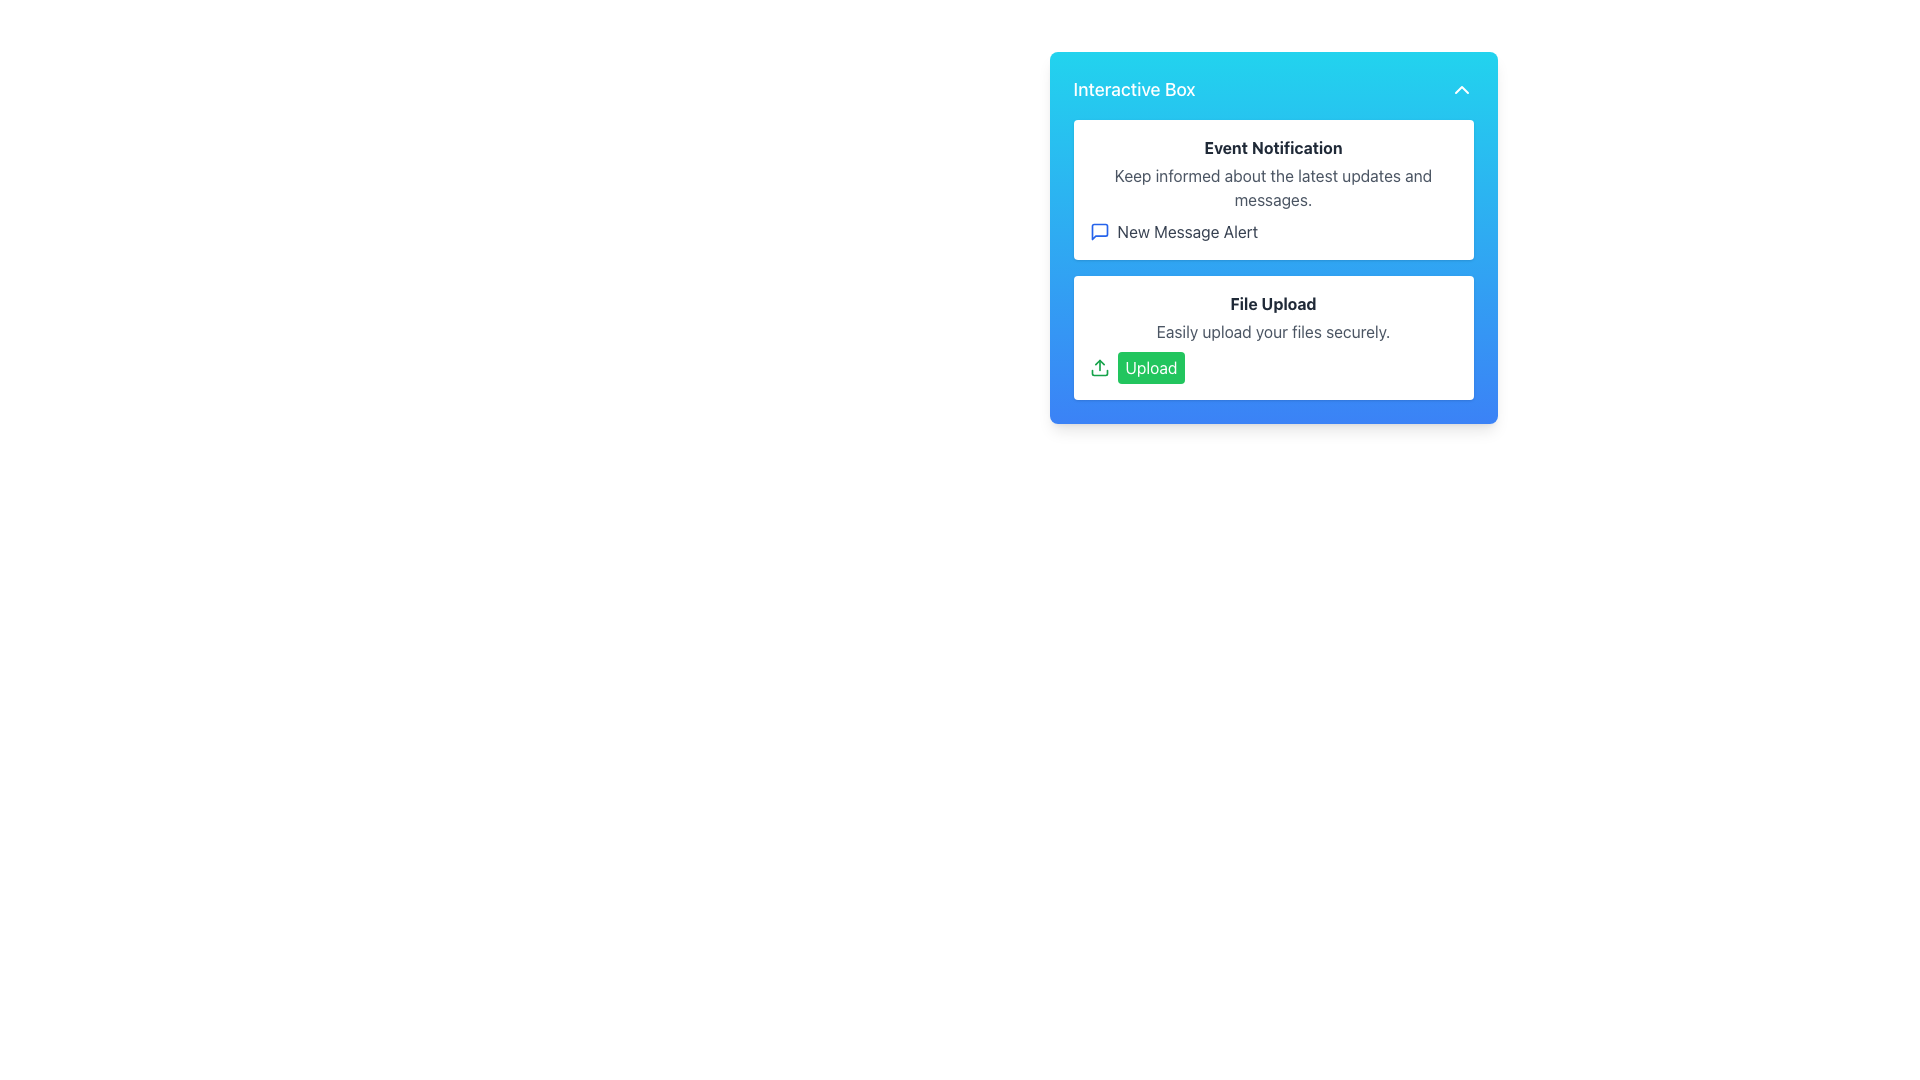  Describe the element at coordinates (1187, 230) in the screenshot. I see `text indicating a new message alert notification located inside the 'Interactive Box' under 'Event Notification', aligned with the blue message bubble icon` at that location.